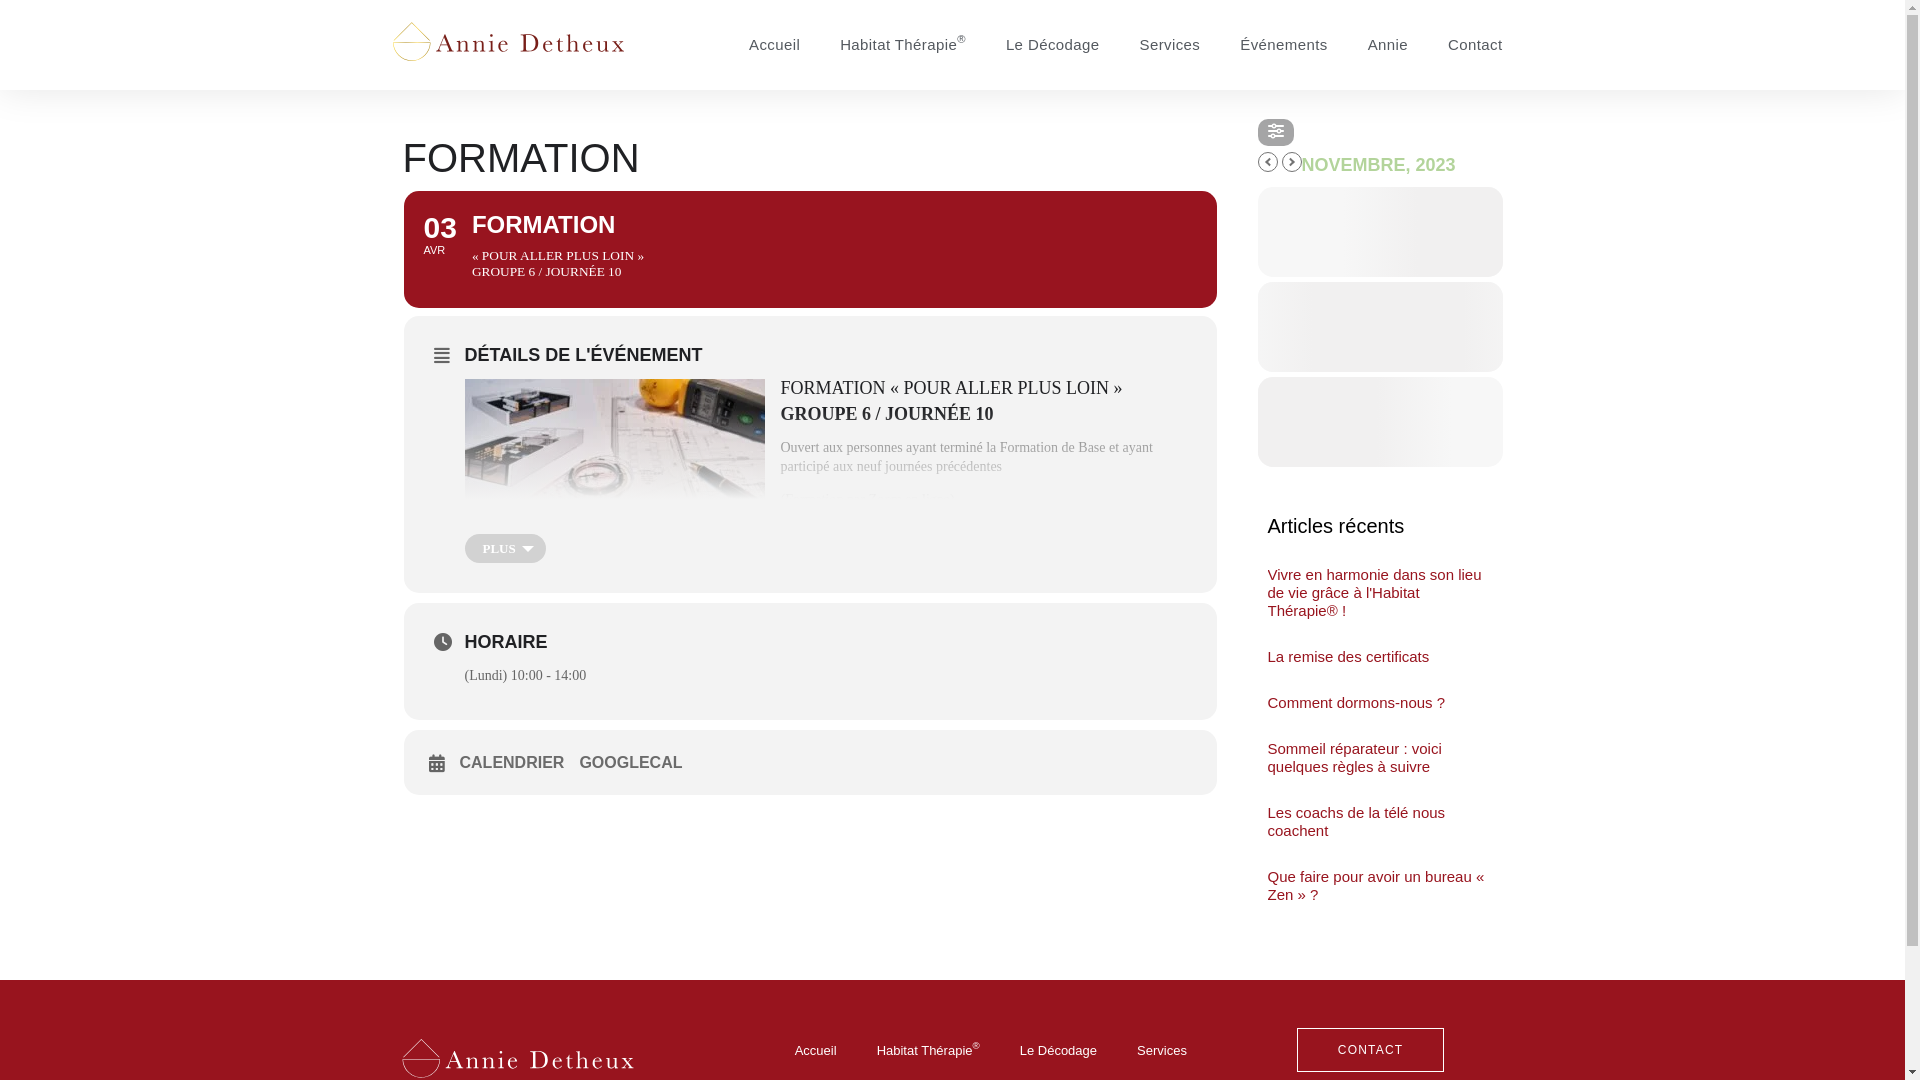  Describe the element at coordinates (1170, 45) in the screenshot. I see `'Services'` at that location.